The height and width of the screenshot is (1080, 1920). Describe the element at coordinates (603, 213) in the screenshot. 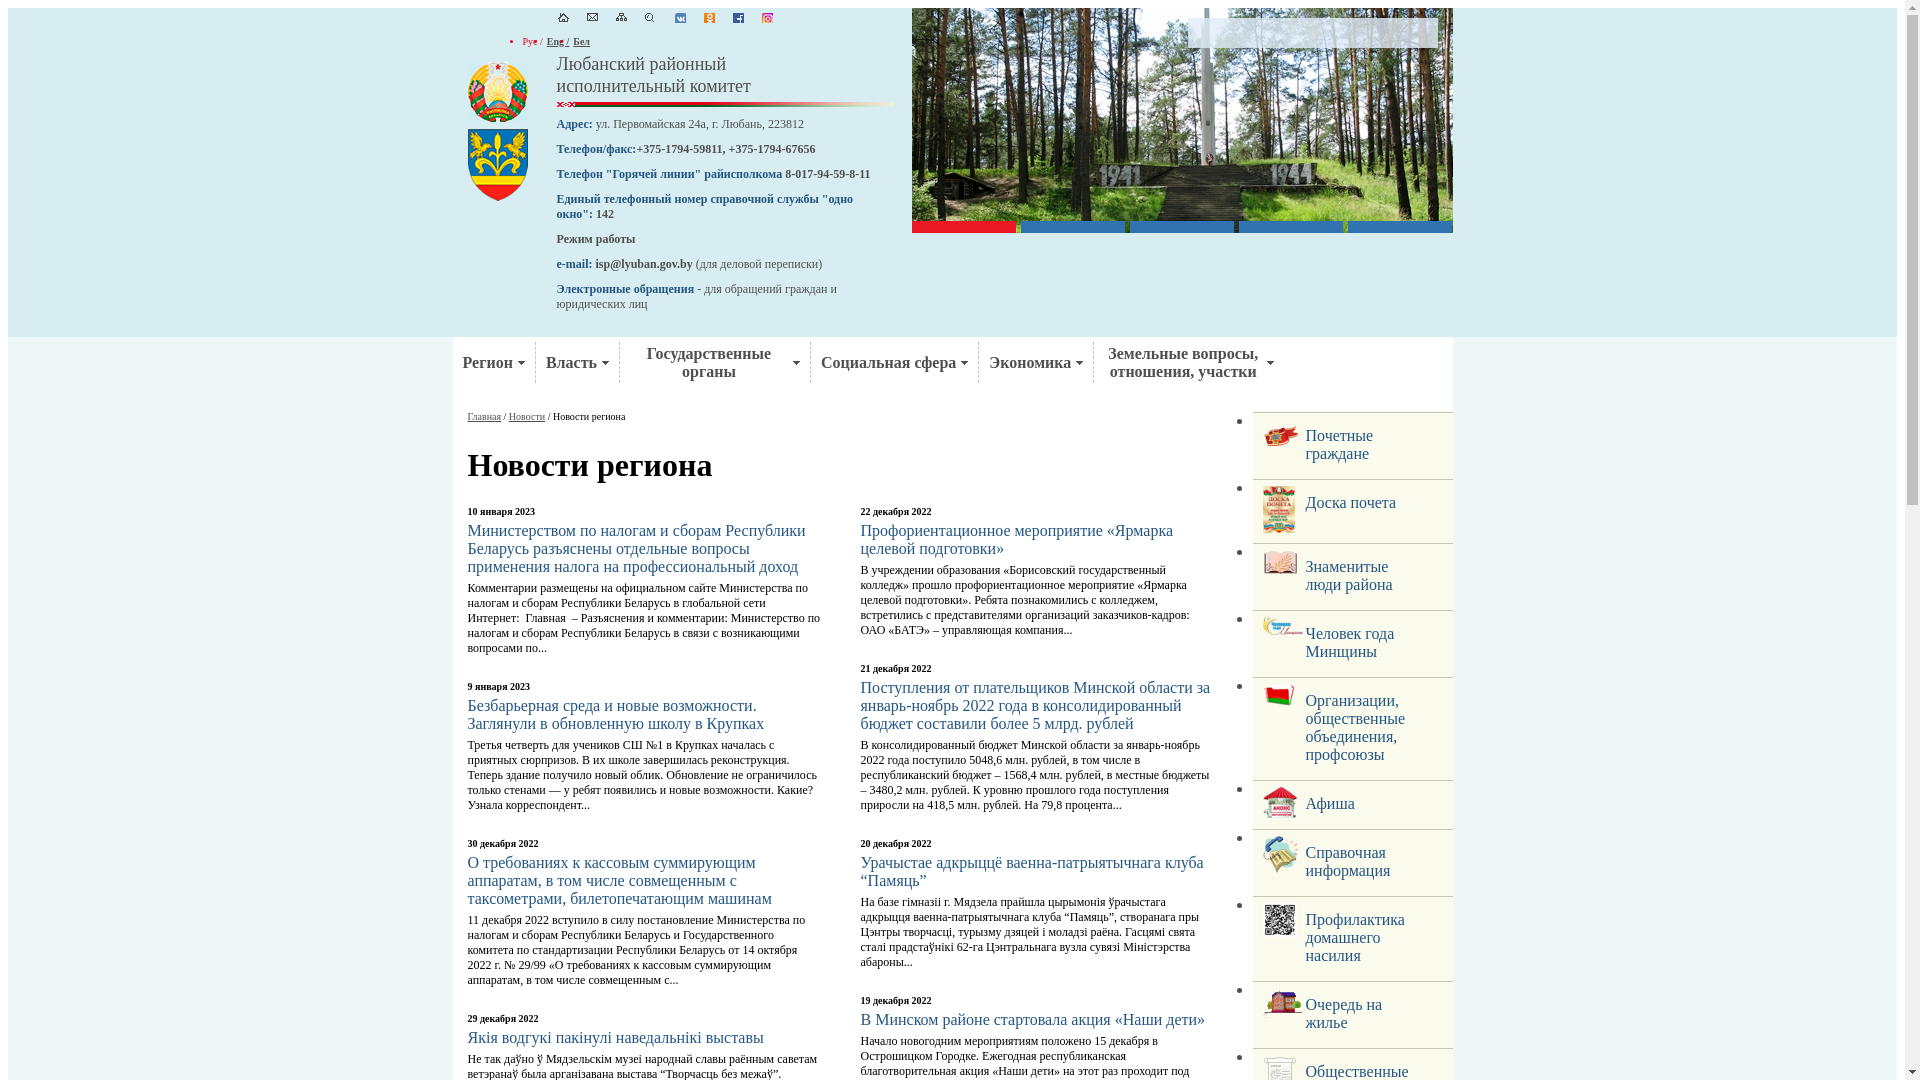

I see `'142'` at that location.